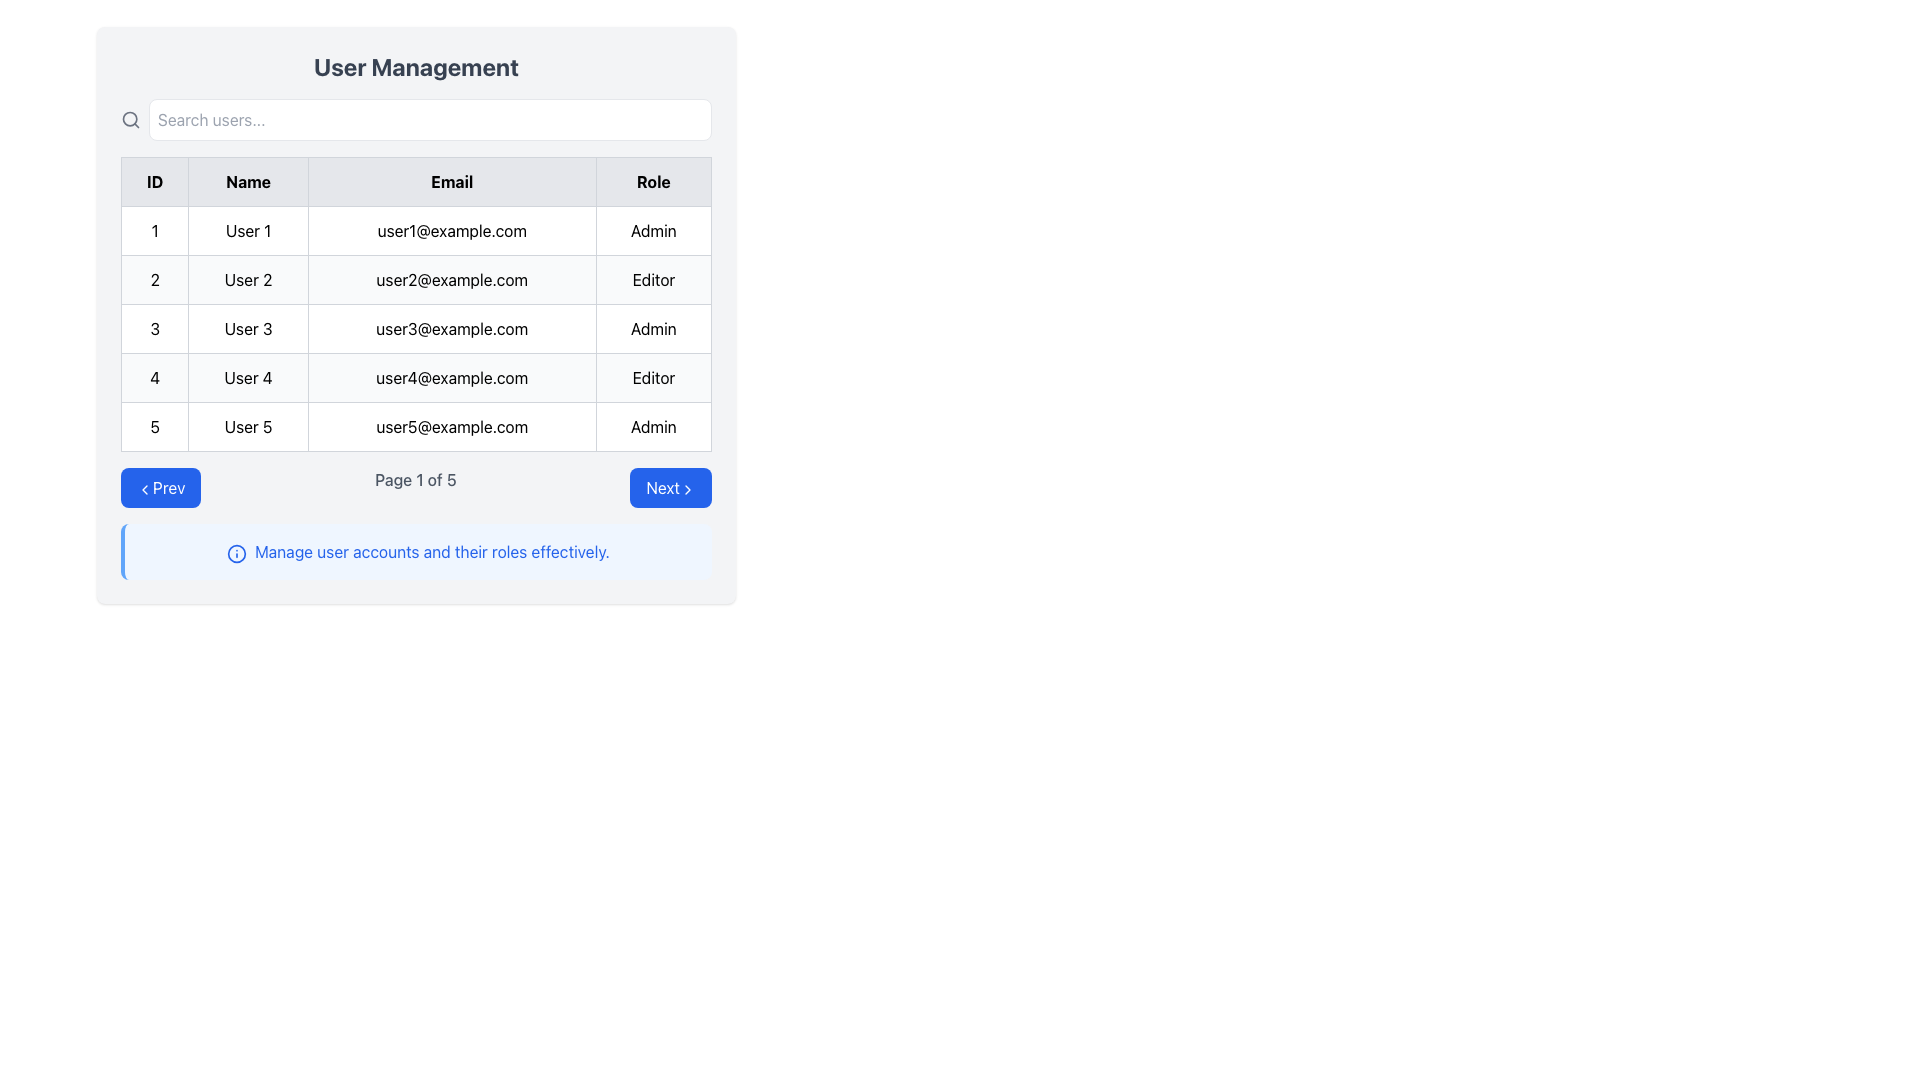  Describe the element at coordinates (414, 488) in the screenshot. I see `the text label displaying 'Page 1 of 5', which is centrally located between the 'Prev' and 'Next' buttons in the pagination bar at the bottom of the user management table` at that location.